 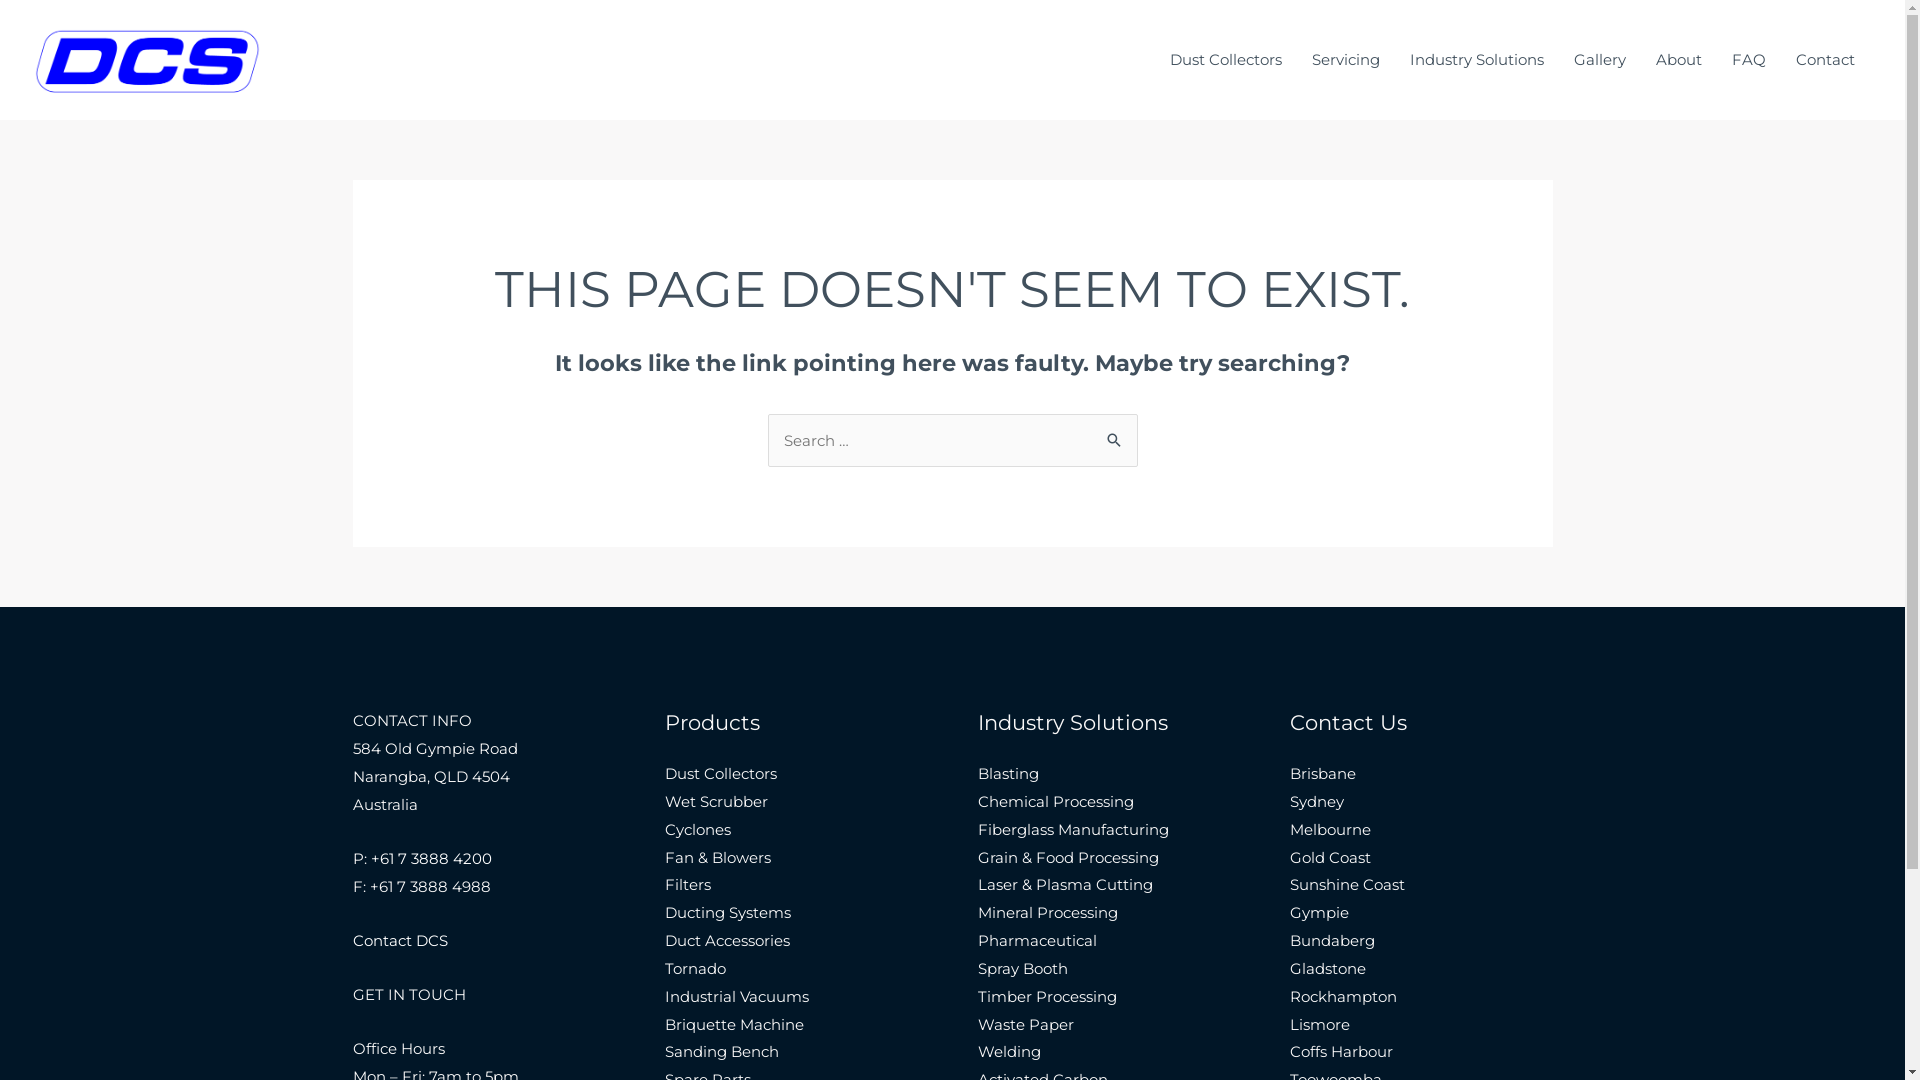 What do you see at coordinates (1345, 59) in the screenshot?
I see `'Servicing'` at bounding box center [1345, 59].